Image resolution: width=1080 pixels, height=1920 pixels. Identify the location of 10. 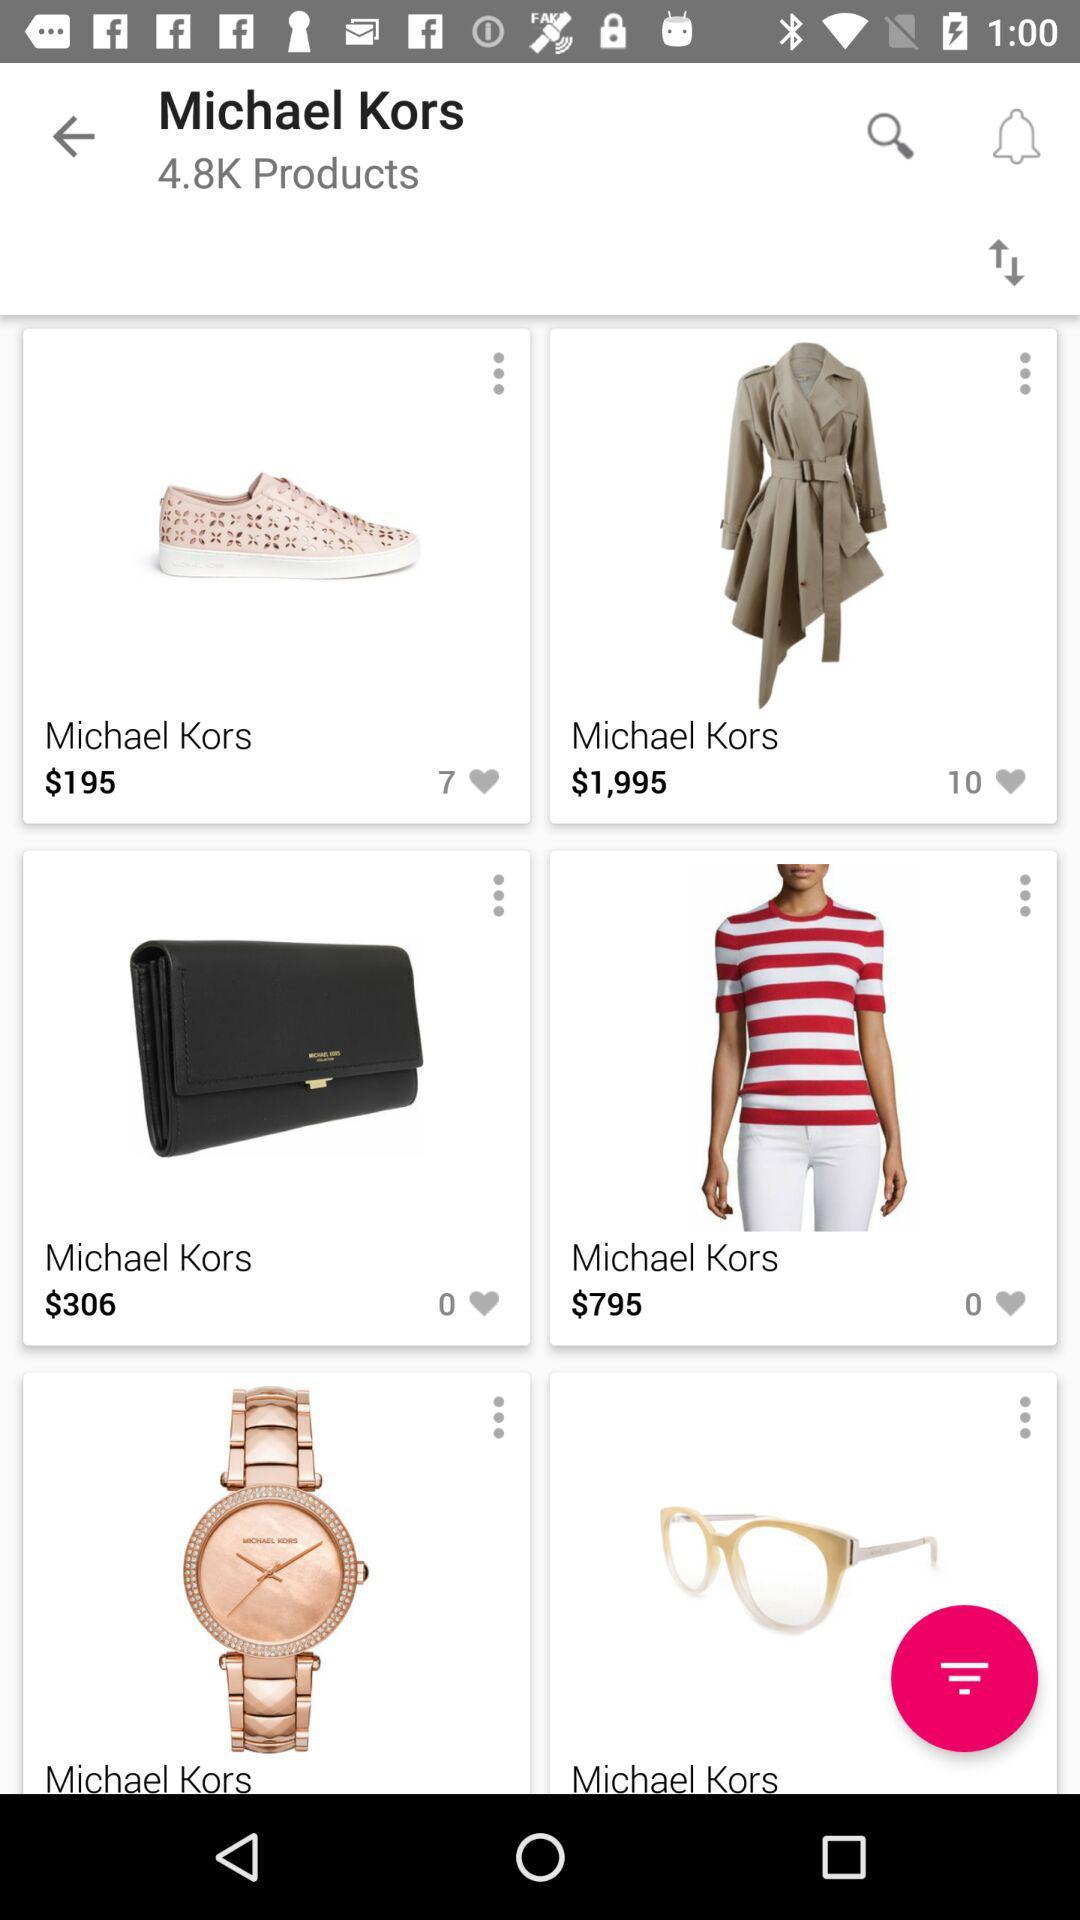
(919, 780).